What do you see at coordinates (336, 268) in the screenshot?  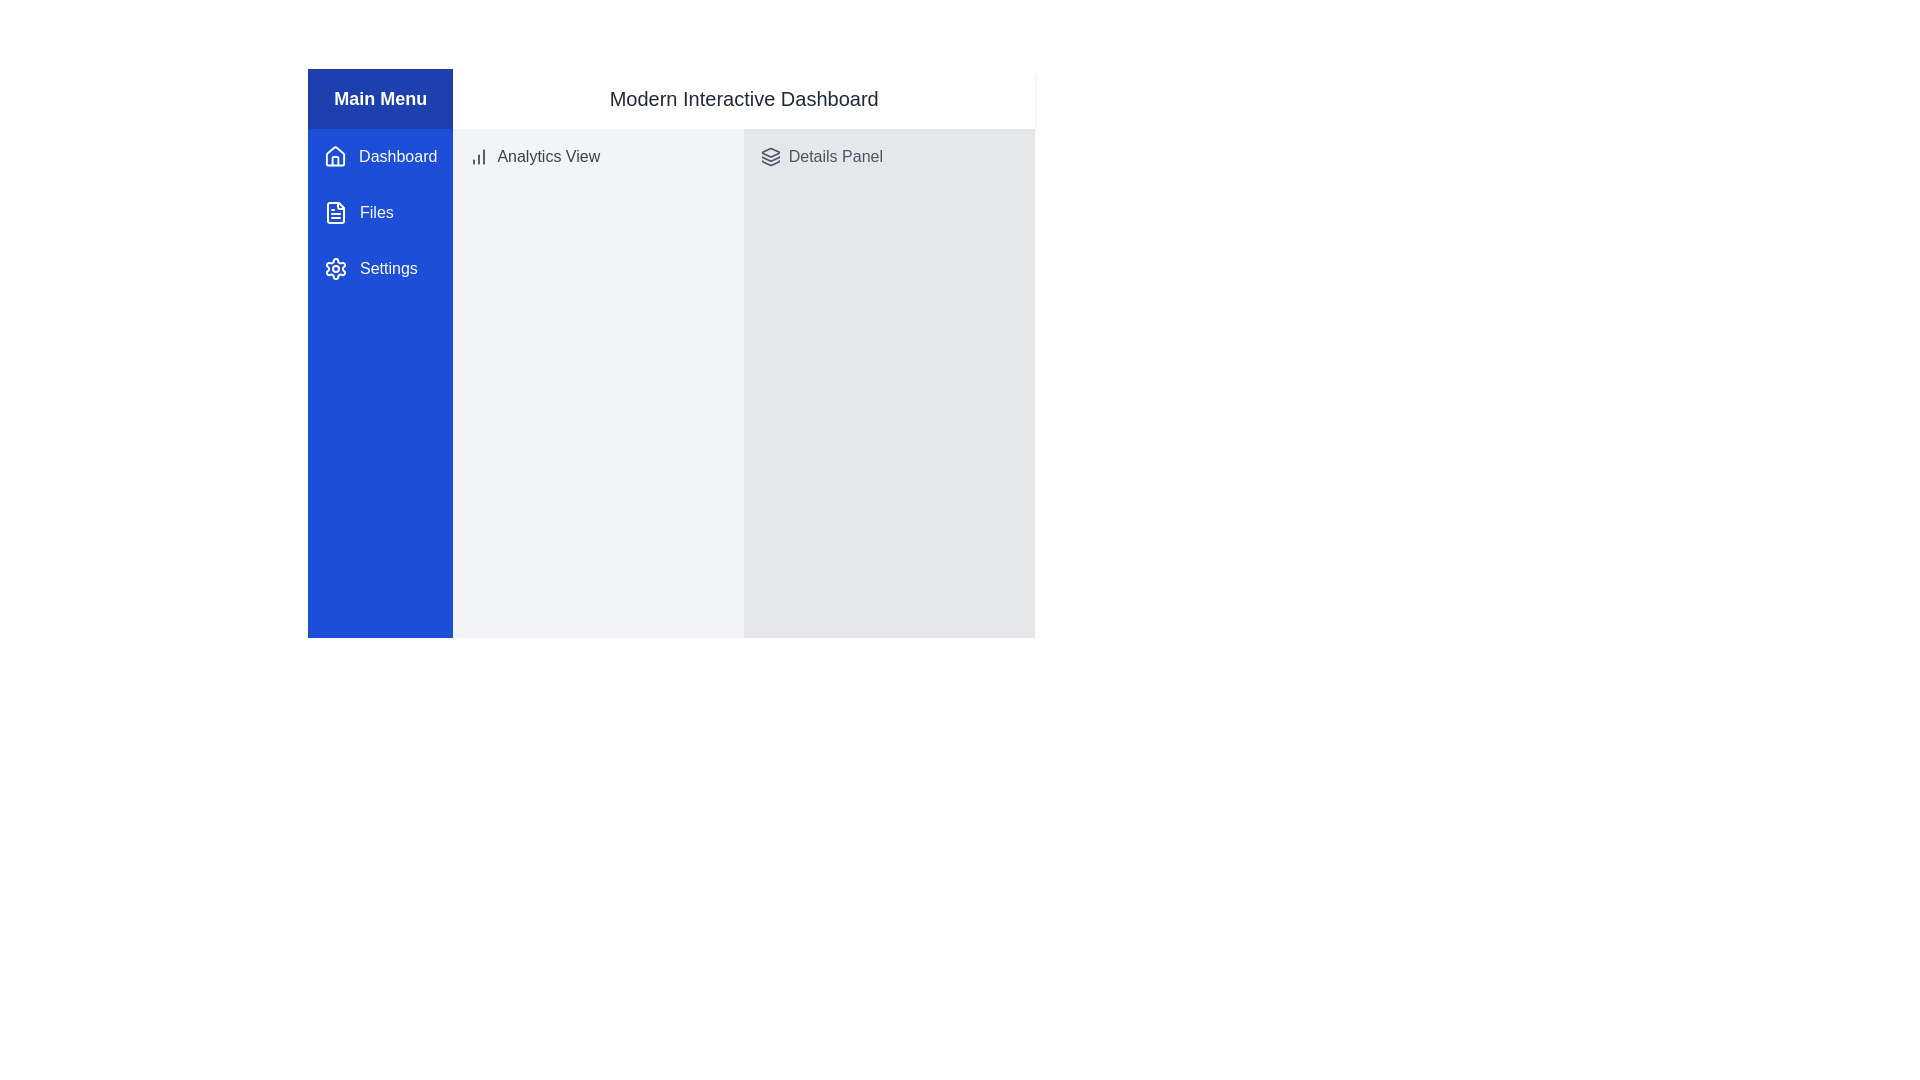 I see `the gear-shaped graphical icon located` at bounding box center [336, 268].